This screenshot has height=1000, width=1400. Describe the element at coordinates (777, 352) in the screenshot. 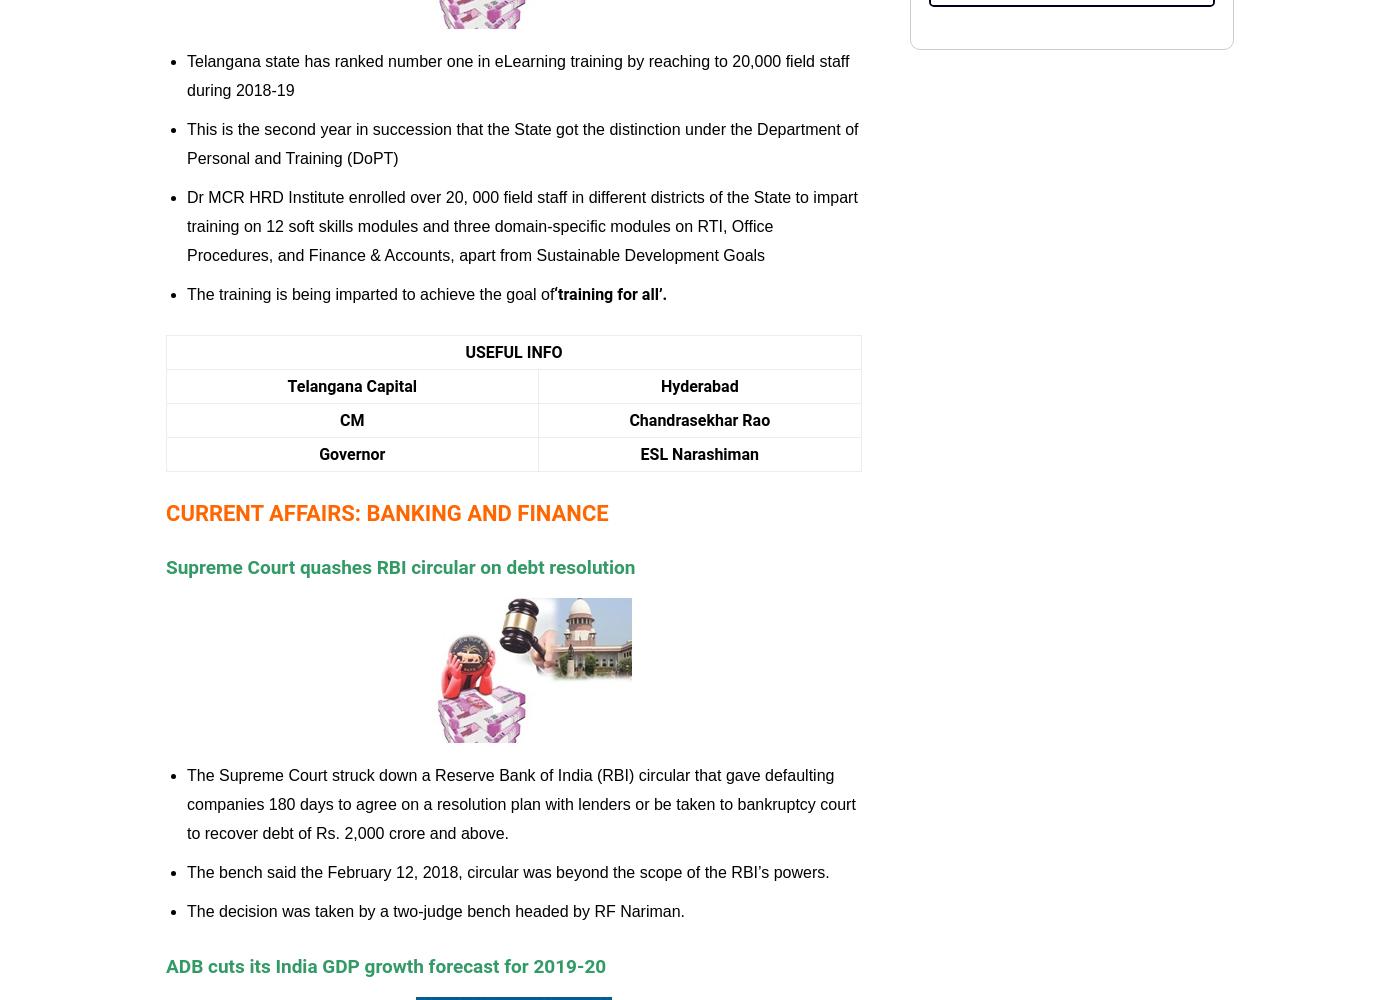

I see `'Railway Exams'` at that location.